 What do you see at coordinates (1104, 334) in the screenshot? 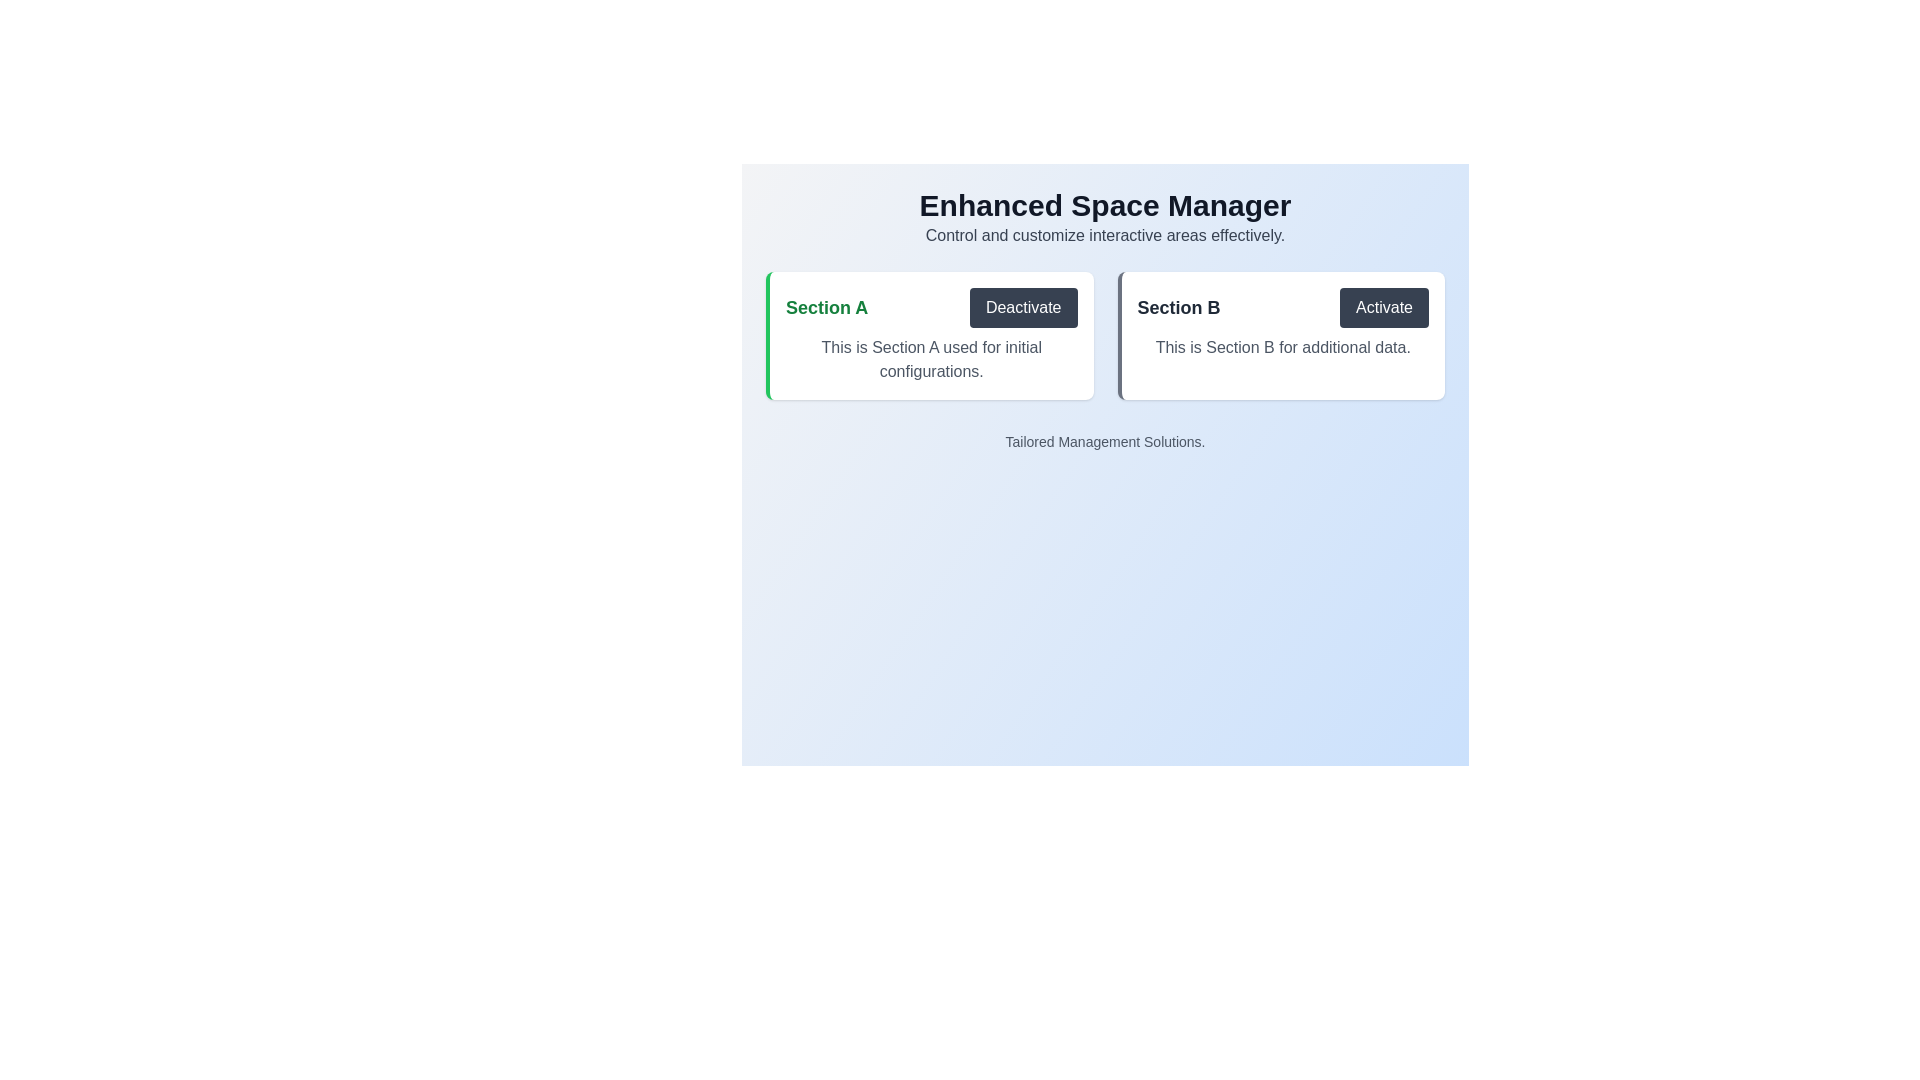
I see `the Grid layout containing sections 'Section A' and 'Section B'` at bounding box center [1104, 334].